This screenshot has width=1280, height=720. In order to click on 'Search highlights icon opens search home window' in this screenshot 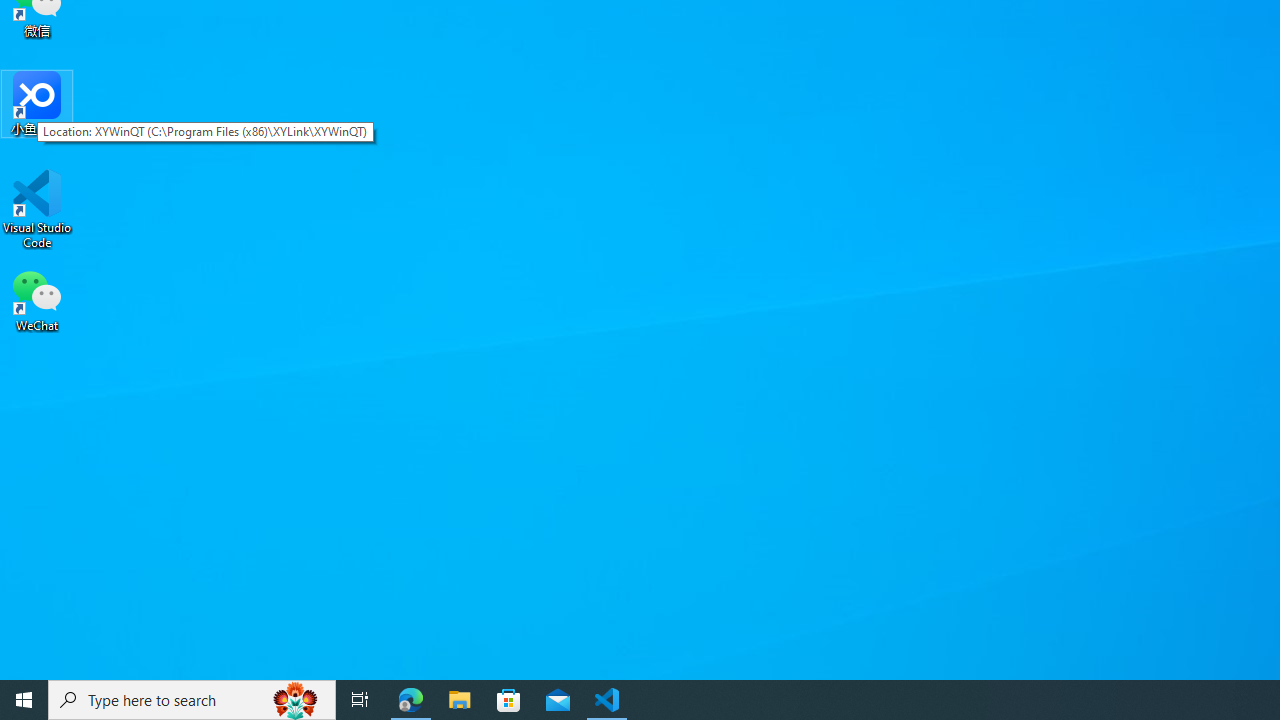, I will do `click(294, 698)`.